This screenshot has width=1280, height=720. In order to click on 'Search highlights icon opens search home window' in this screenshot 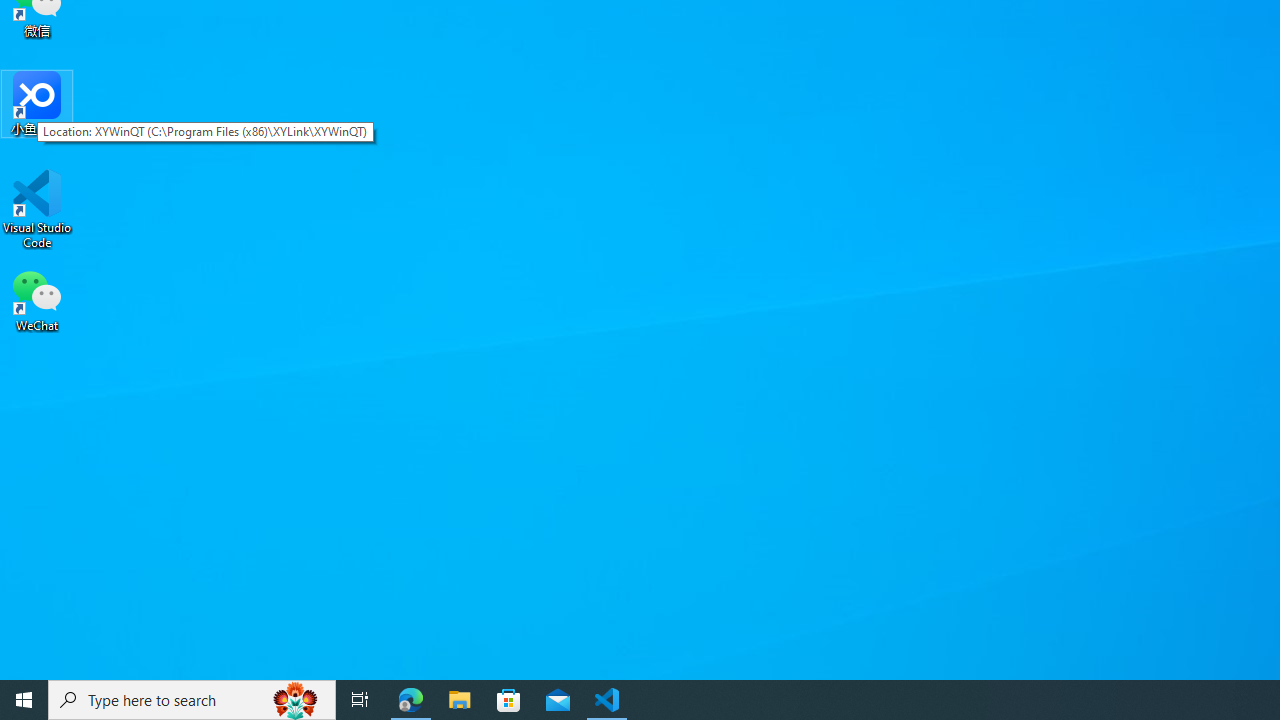, I will do `click(294, 698)`.